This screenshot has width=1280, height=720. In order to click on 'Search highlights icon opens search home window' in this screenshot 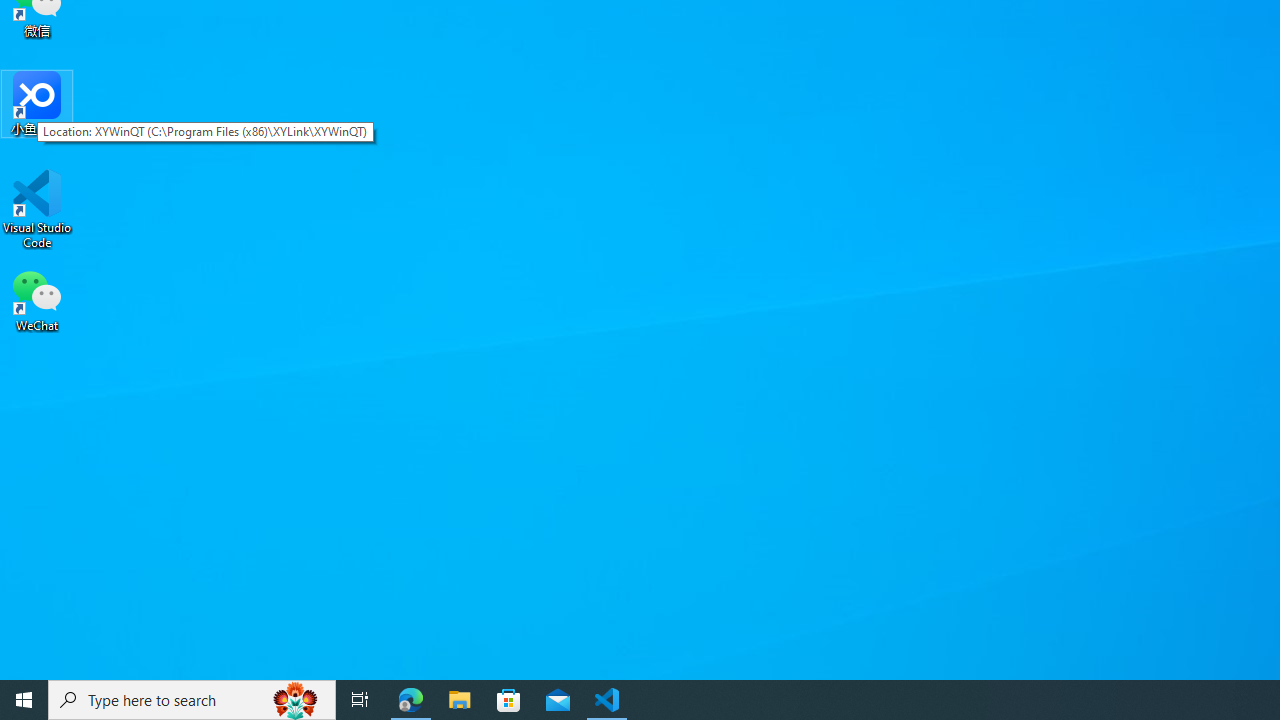, I will do `click(294, 698)`.